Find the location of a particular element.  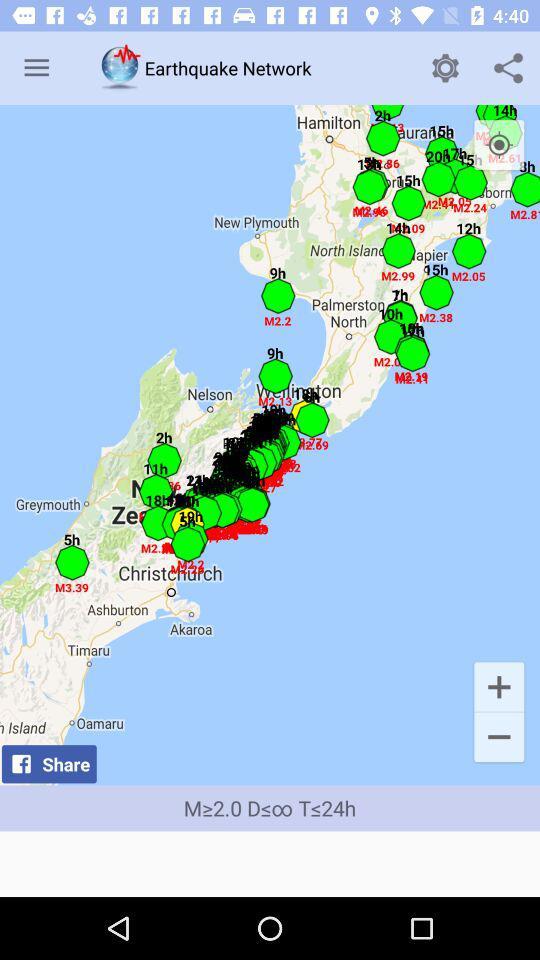

icon next to share icon is located at coordinates (498, 737).